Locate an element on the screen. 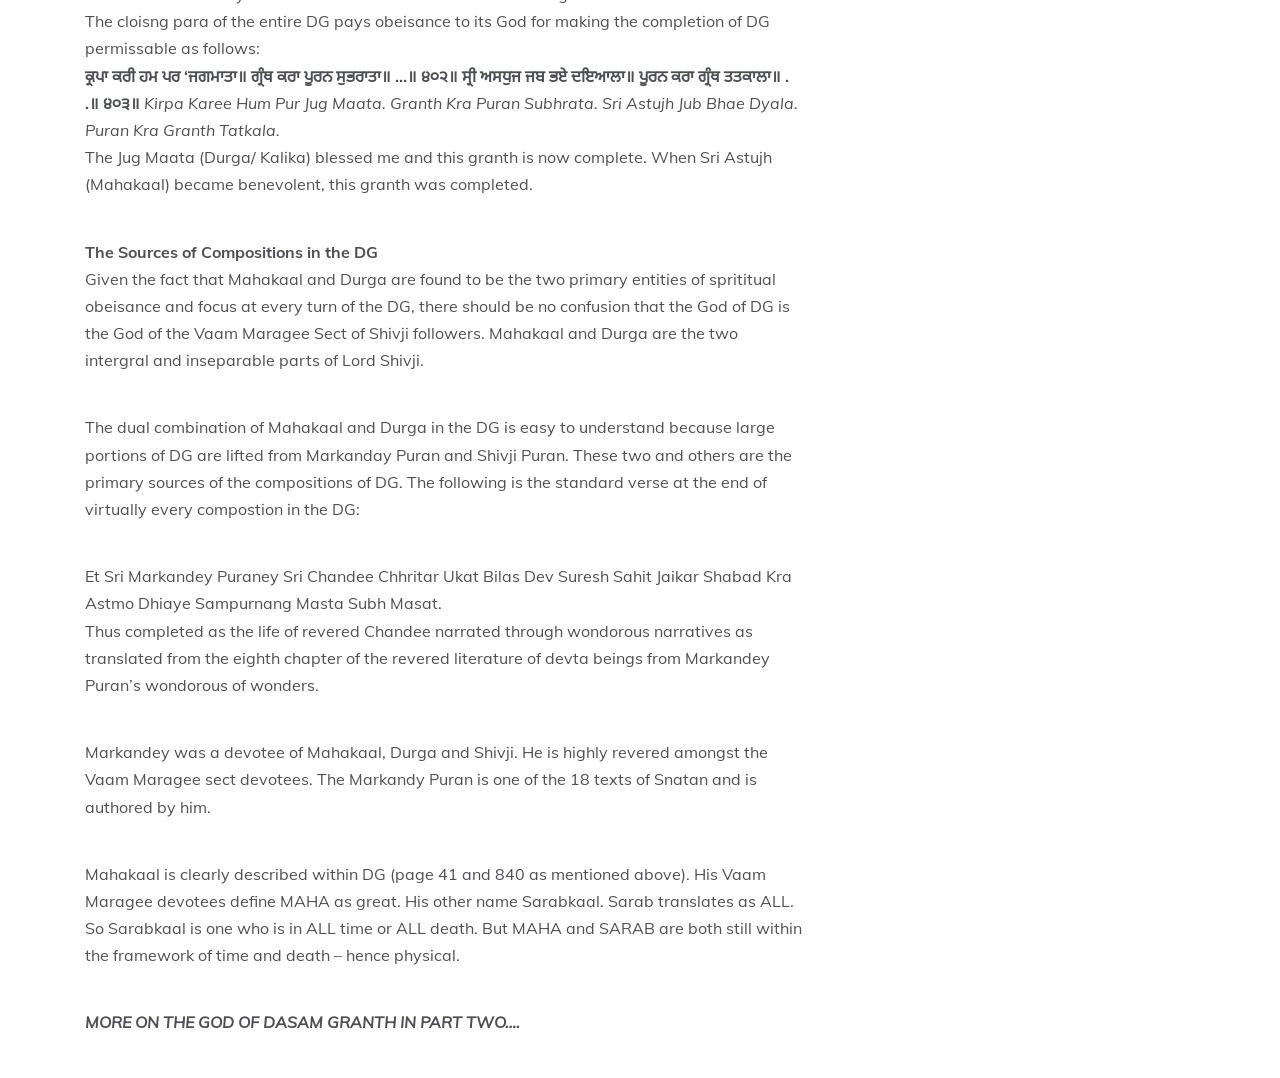  'Thus completed as the life of revered Chandee narrated through wondorous narratives as translated from the eighth chapter of the revered literature of devta beings from Markandey Puran’s wondorous of wonders.' is located at coordinates (426, 657).